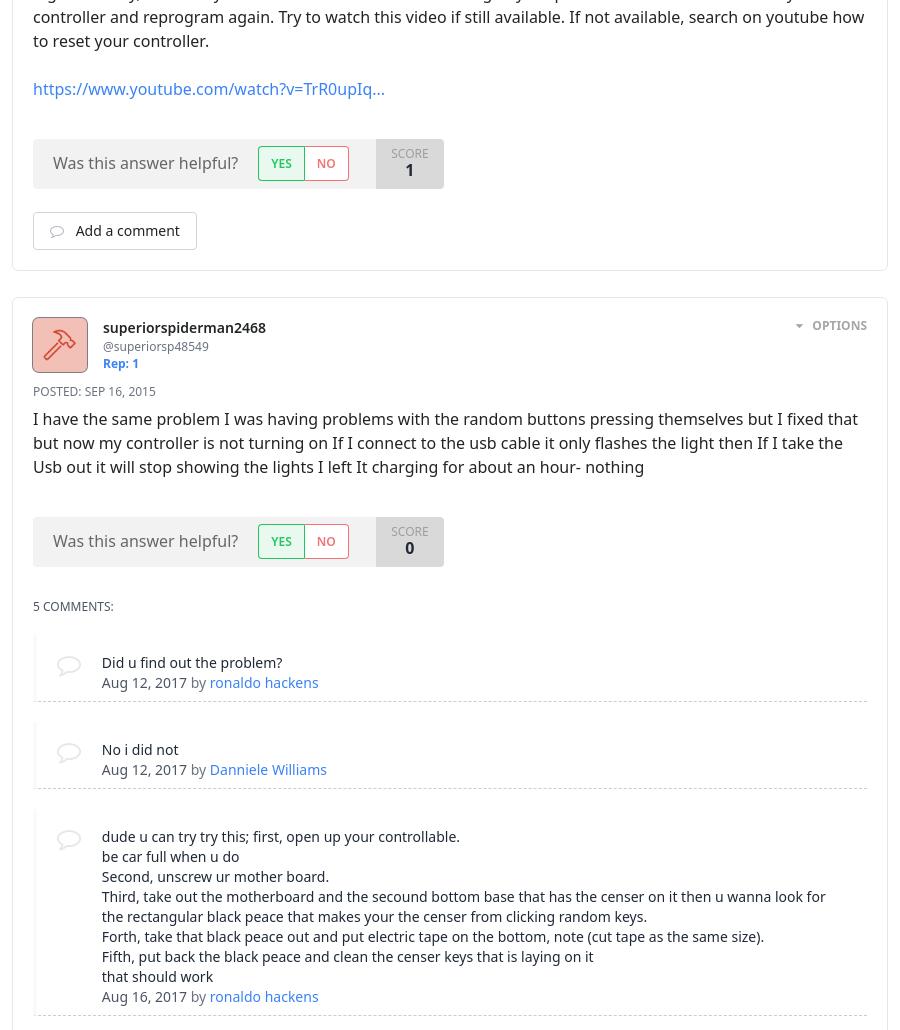 The width and height of the screenshot is (900, 1030). Describe the element at coordinates (409, 168) in the screenshot. I see `'1'` at that location.